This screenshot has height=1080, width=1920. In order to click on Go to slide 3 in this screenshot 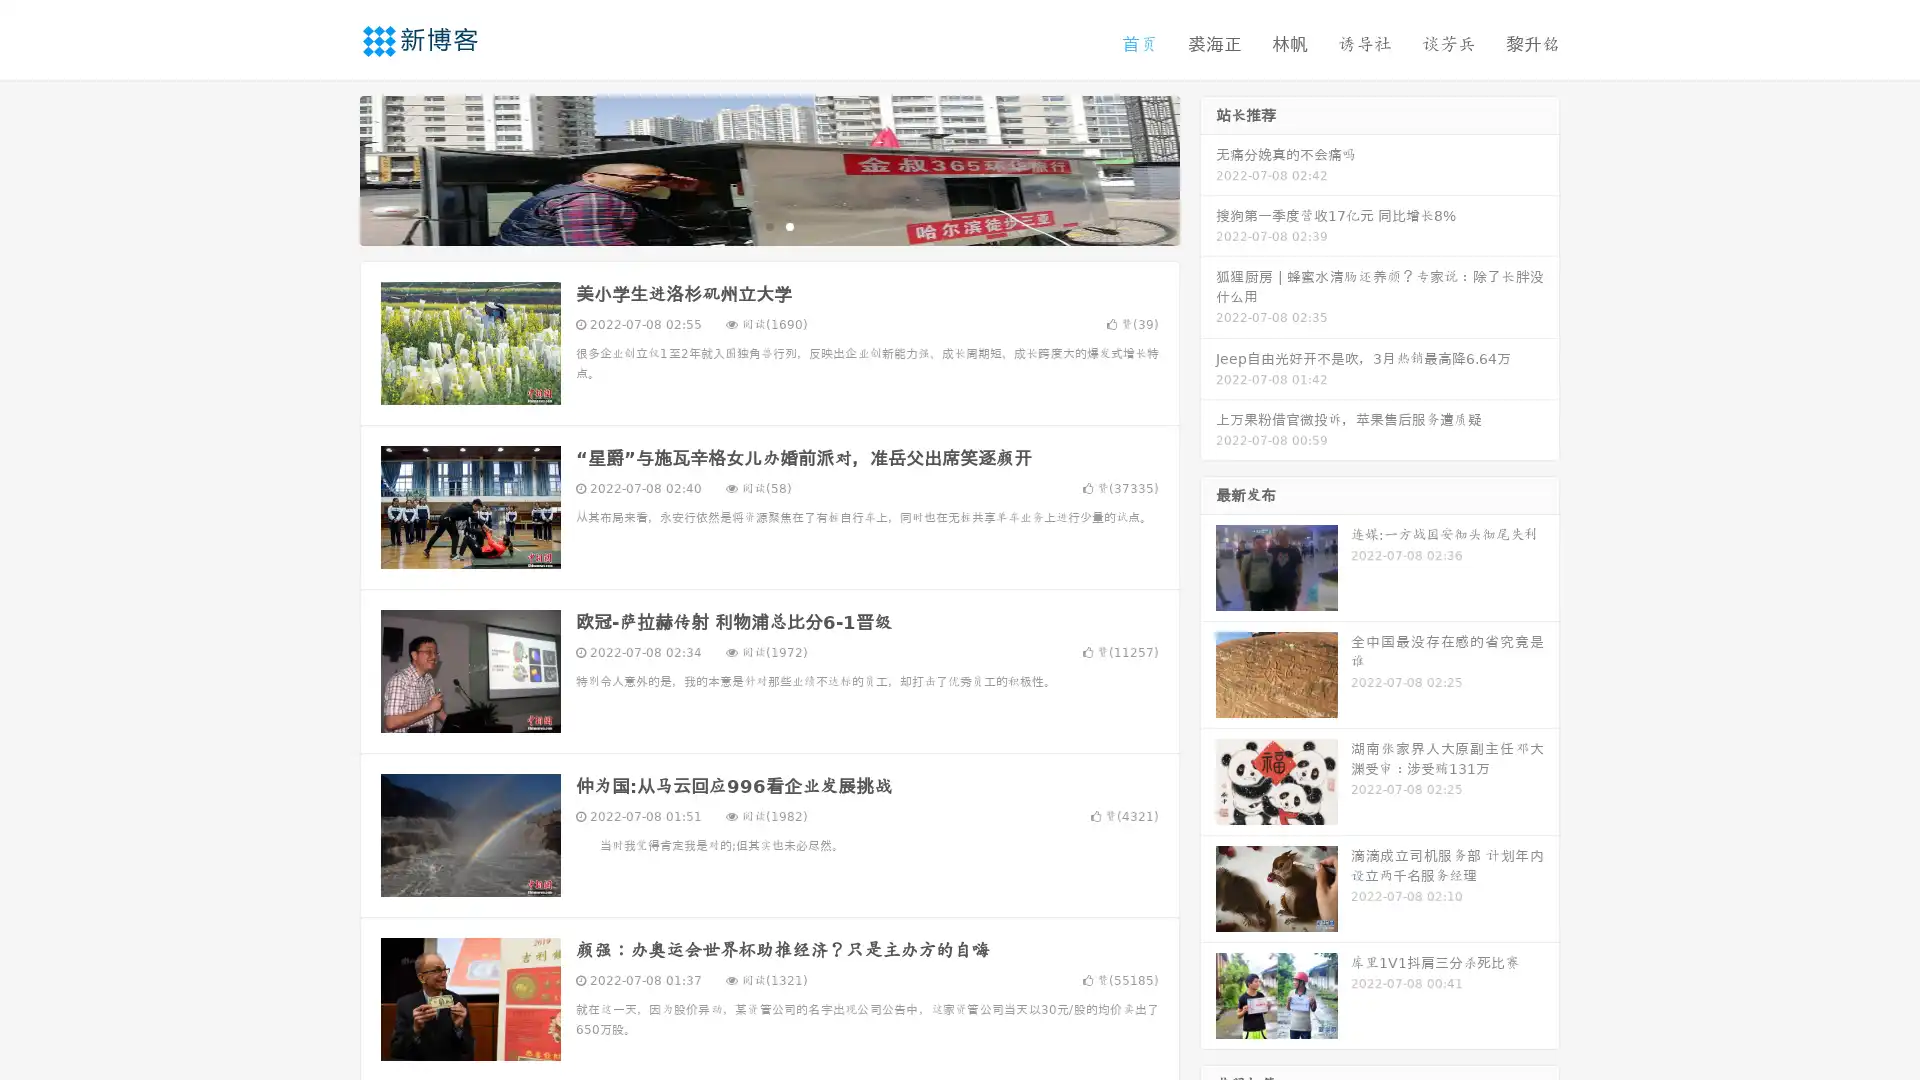, I will do `click(789, 225)`.